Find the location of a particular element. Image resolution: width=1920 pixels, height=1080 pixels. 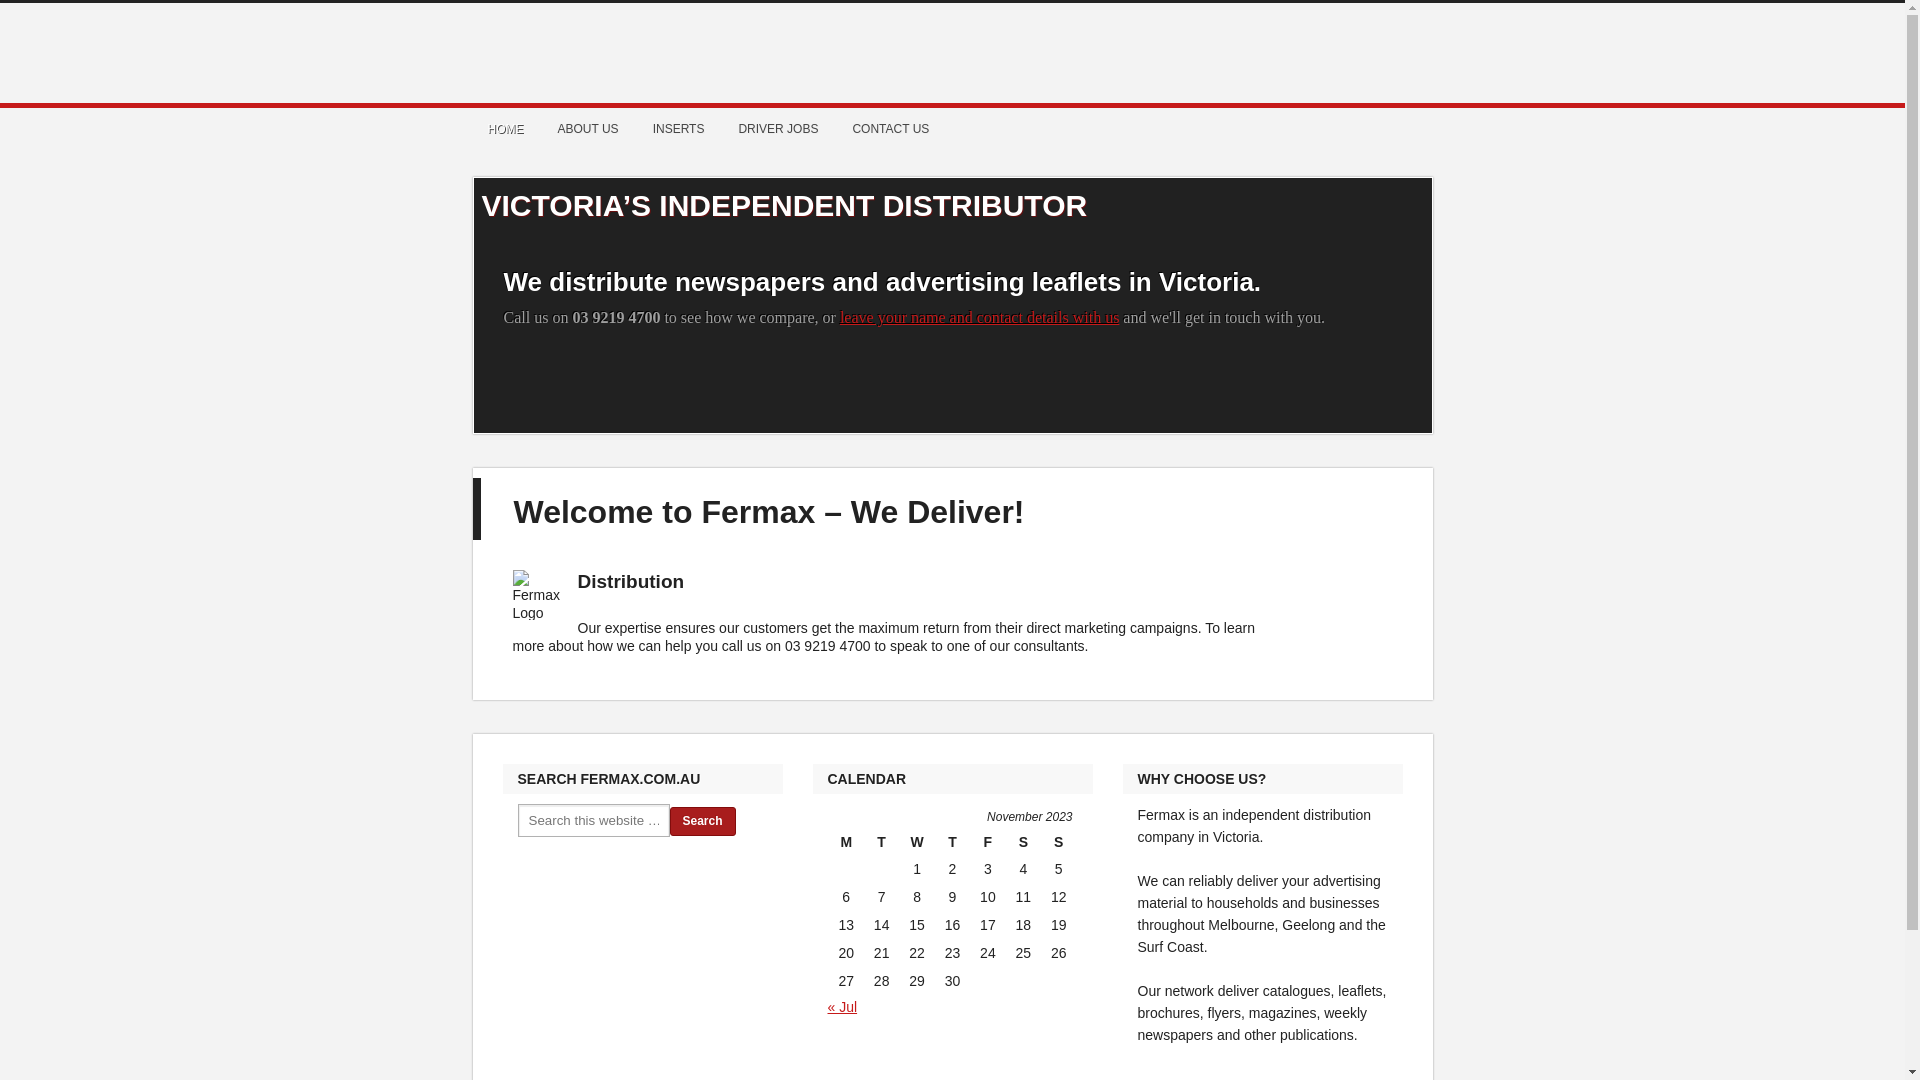

'HOME' is located at coordinates (505, 128).